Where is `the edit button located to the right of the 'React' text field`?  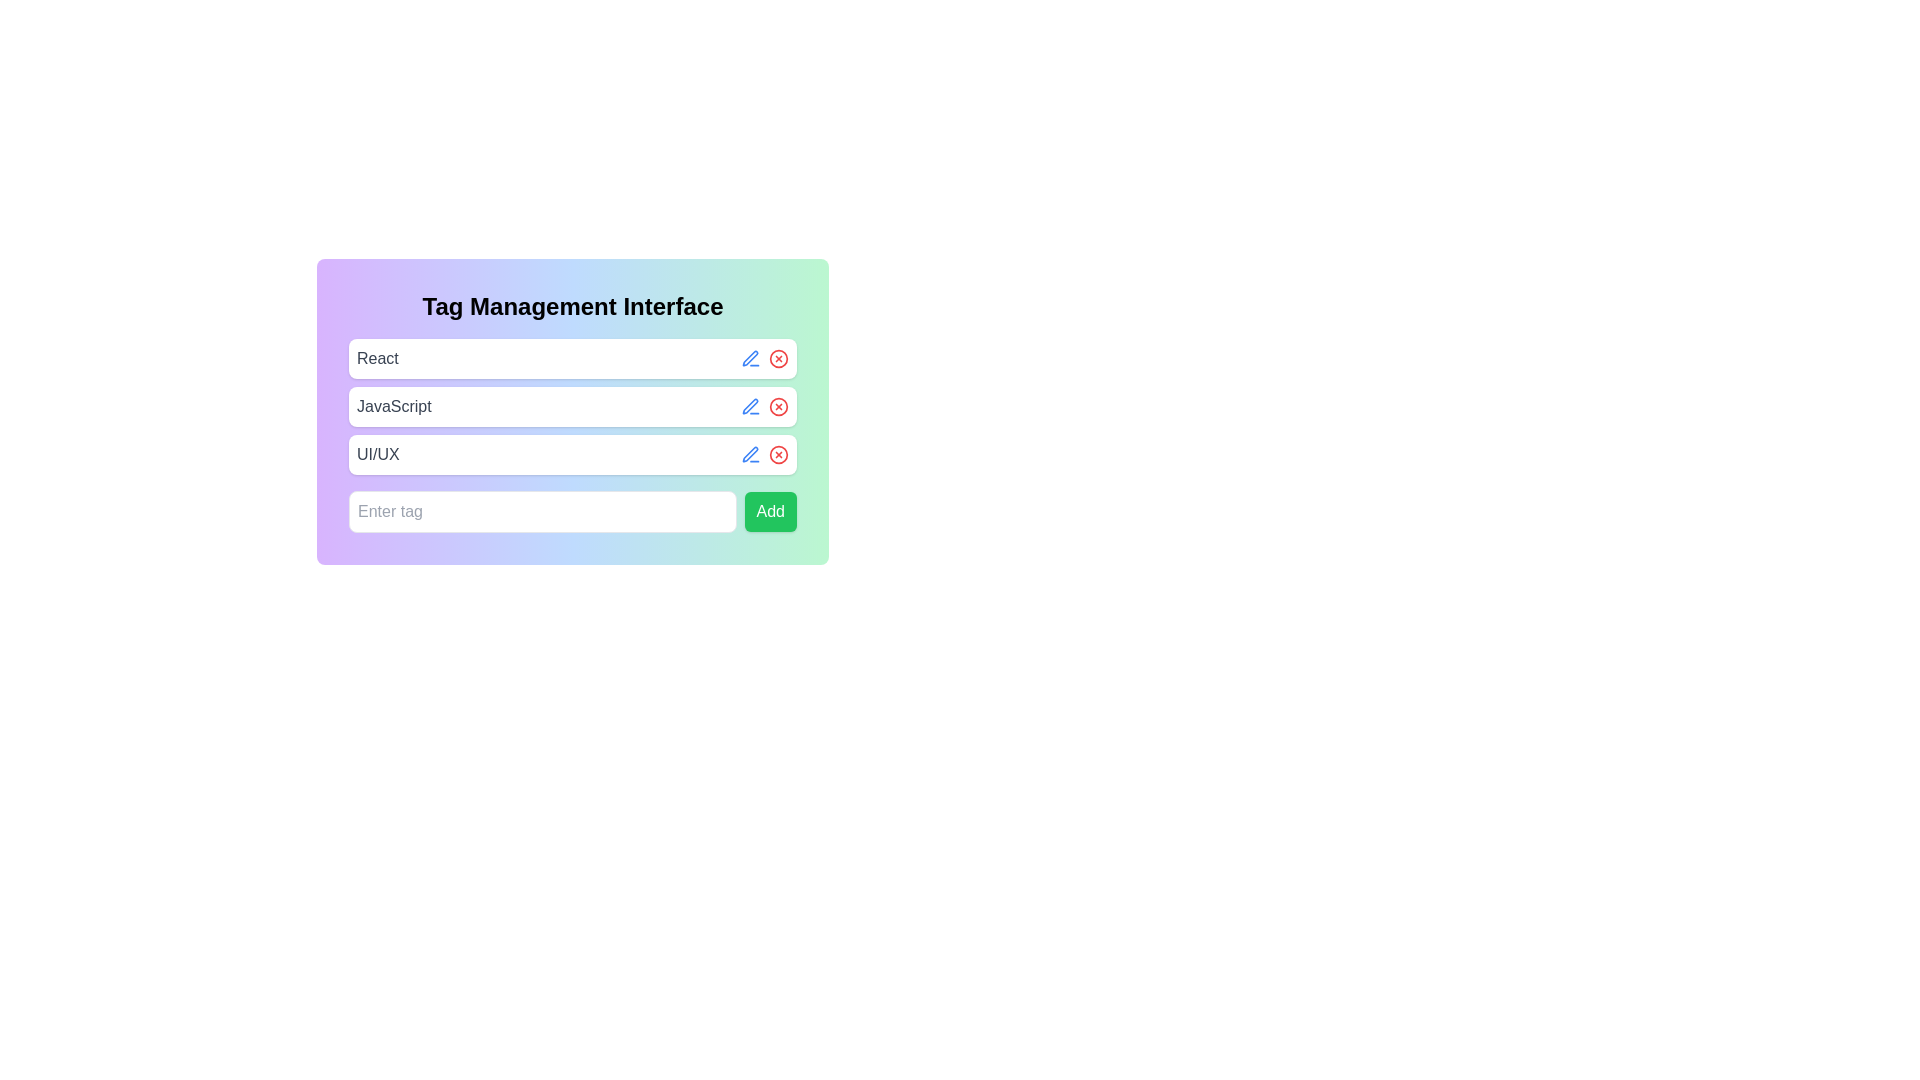
the edit button located to the right of the 'React' text field is located at coordinates (749, 357).